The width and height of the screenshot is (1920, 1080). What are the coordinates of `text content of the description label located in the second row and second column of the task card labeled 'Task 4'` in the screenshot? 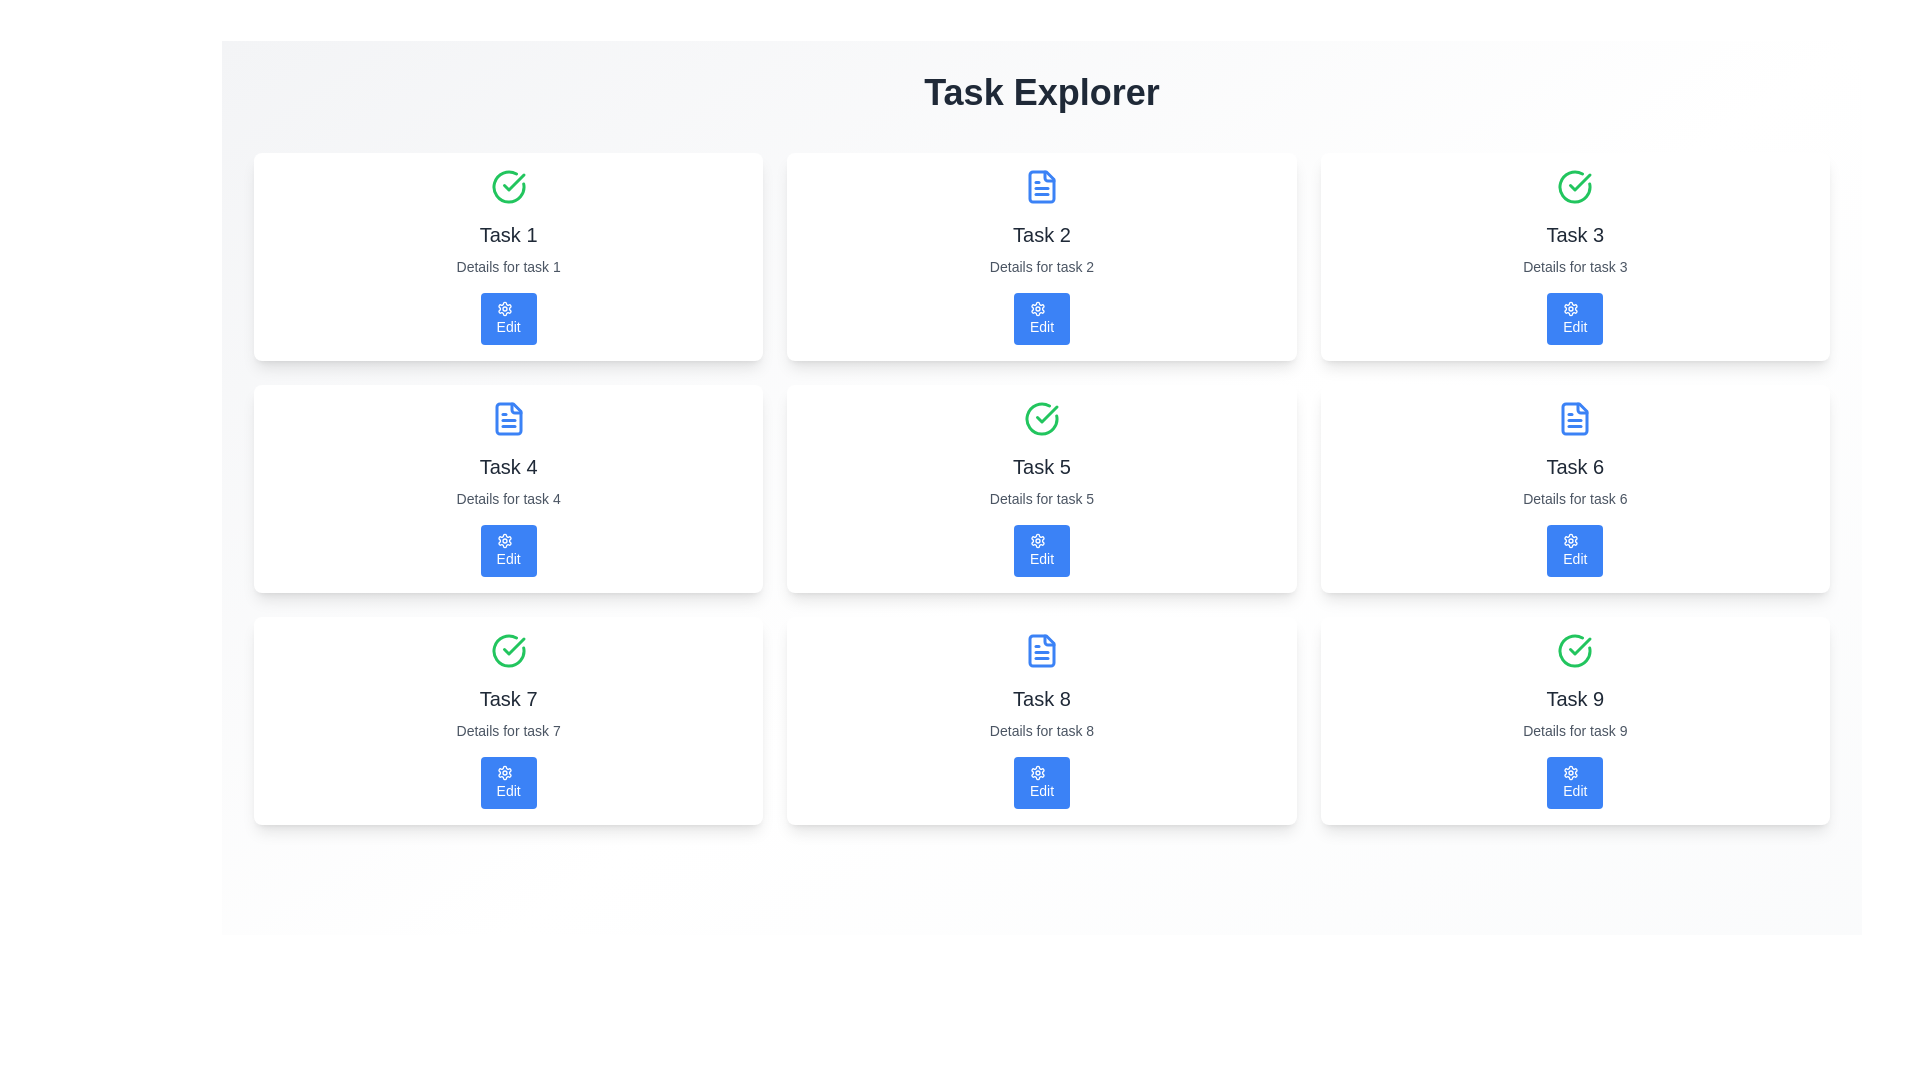 It's located at (508, 497).